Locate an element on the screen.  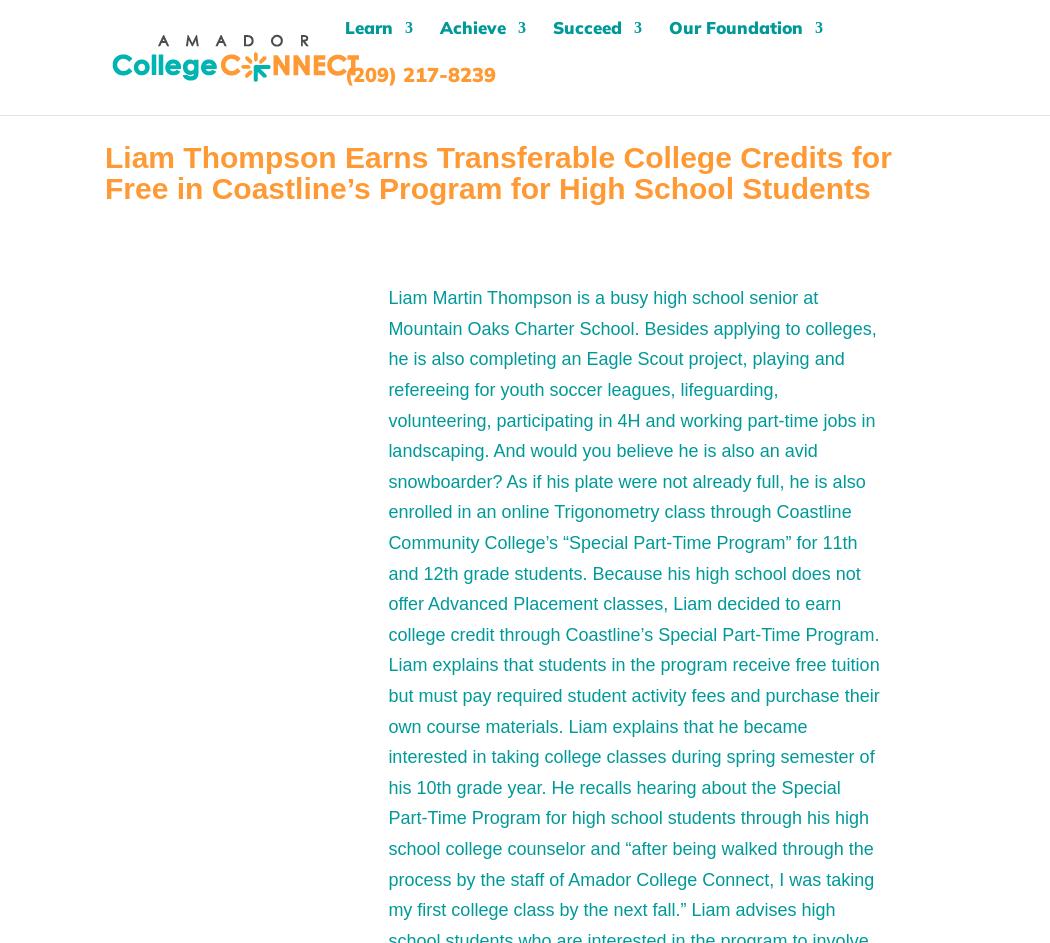
'Ways to Help' is located at coordinates (750, 197).